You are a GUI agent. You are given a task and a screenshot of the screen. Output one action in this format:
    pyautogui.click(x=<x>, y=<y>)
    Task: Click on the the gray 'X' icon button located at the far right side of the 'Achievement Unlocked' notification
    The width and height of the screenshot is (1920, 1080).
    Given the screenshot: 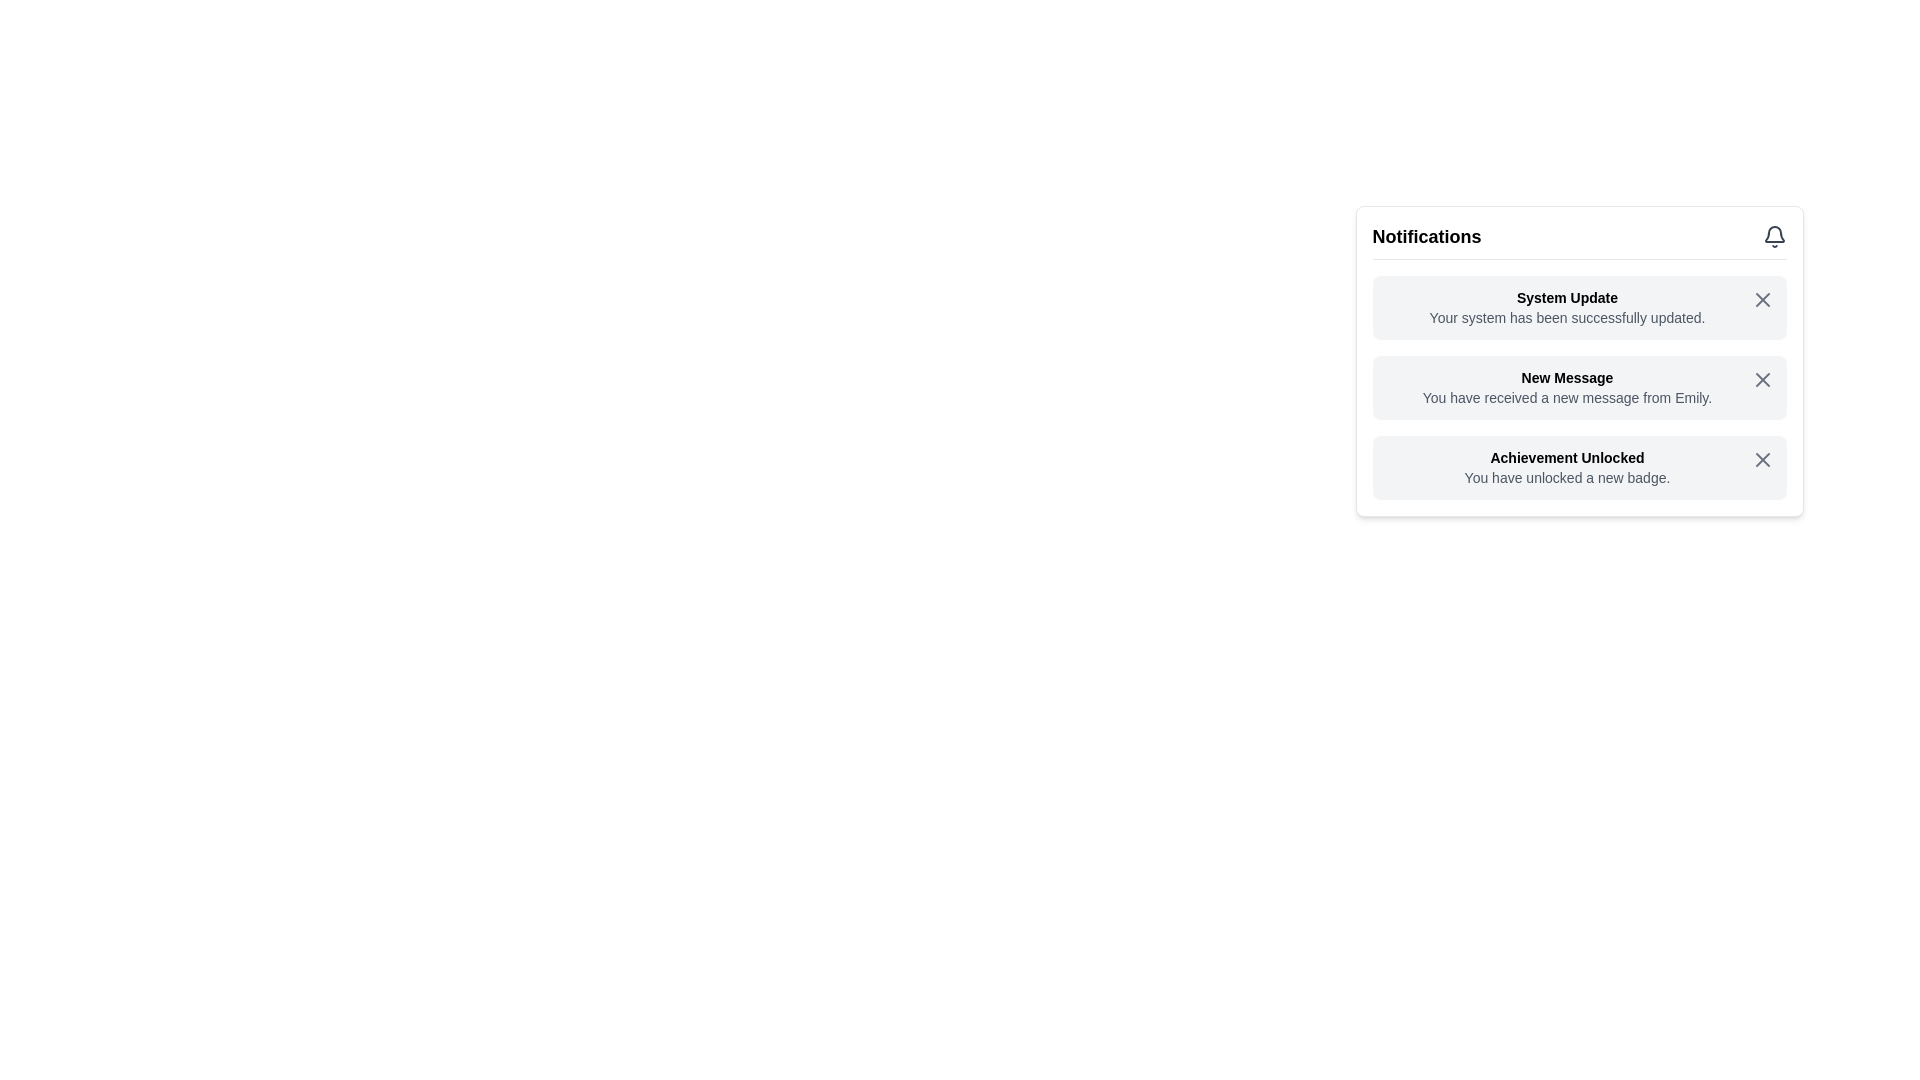 What is the action you would take?
    pyautogui.click(x=1762, y=459)
    